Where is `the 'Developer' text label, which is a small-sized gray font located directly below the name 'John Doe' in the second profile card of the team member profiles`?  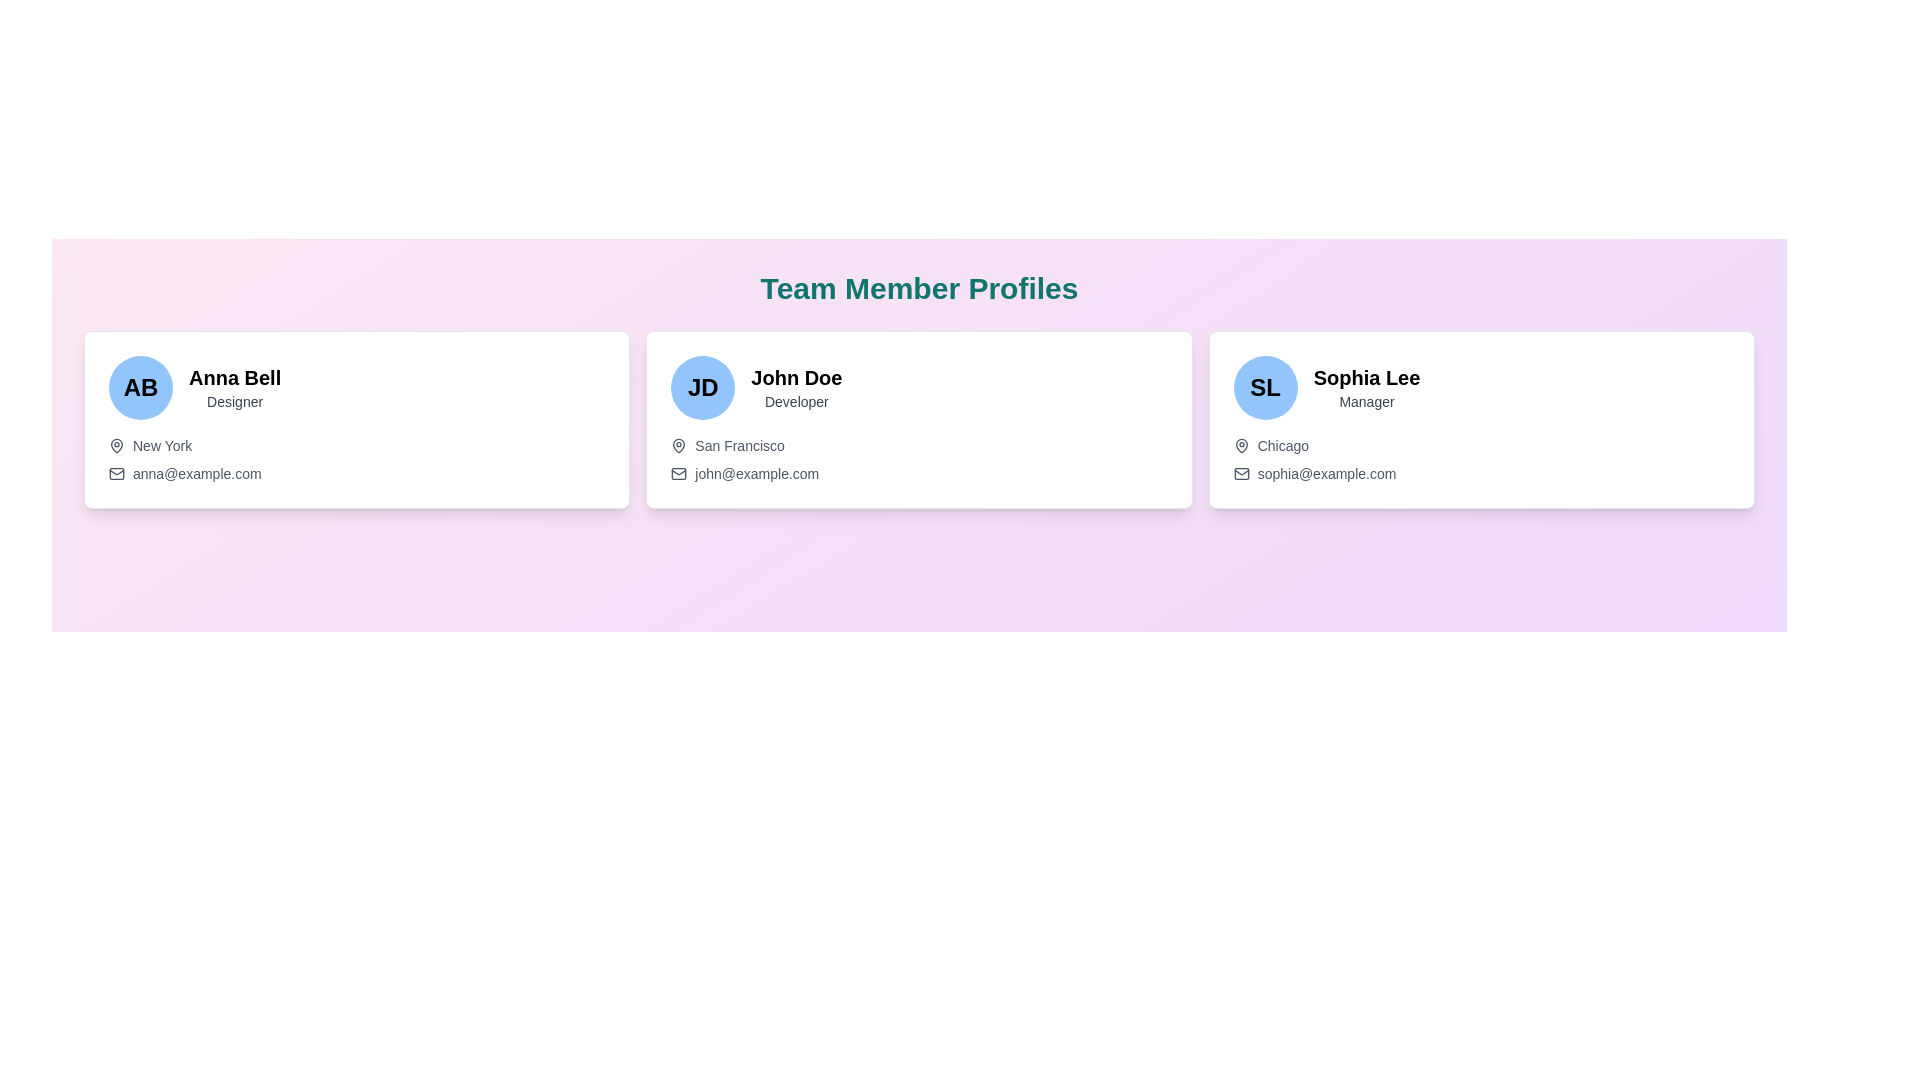 the 'Developer' text label, which is a small-sized gray font located directly below the name 'John Doe' in the second profile card of the team member profiles is located at coordinates (795, 401).